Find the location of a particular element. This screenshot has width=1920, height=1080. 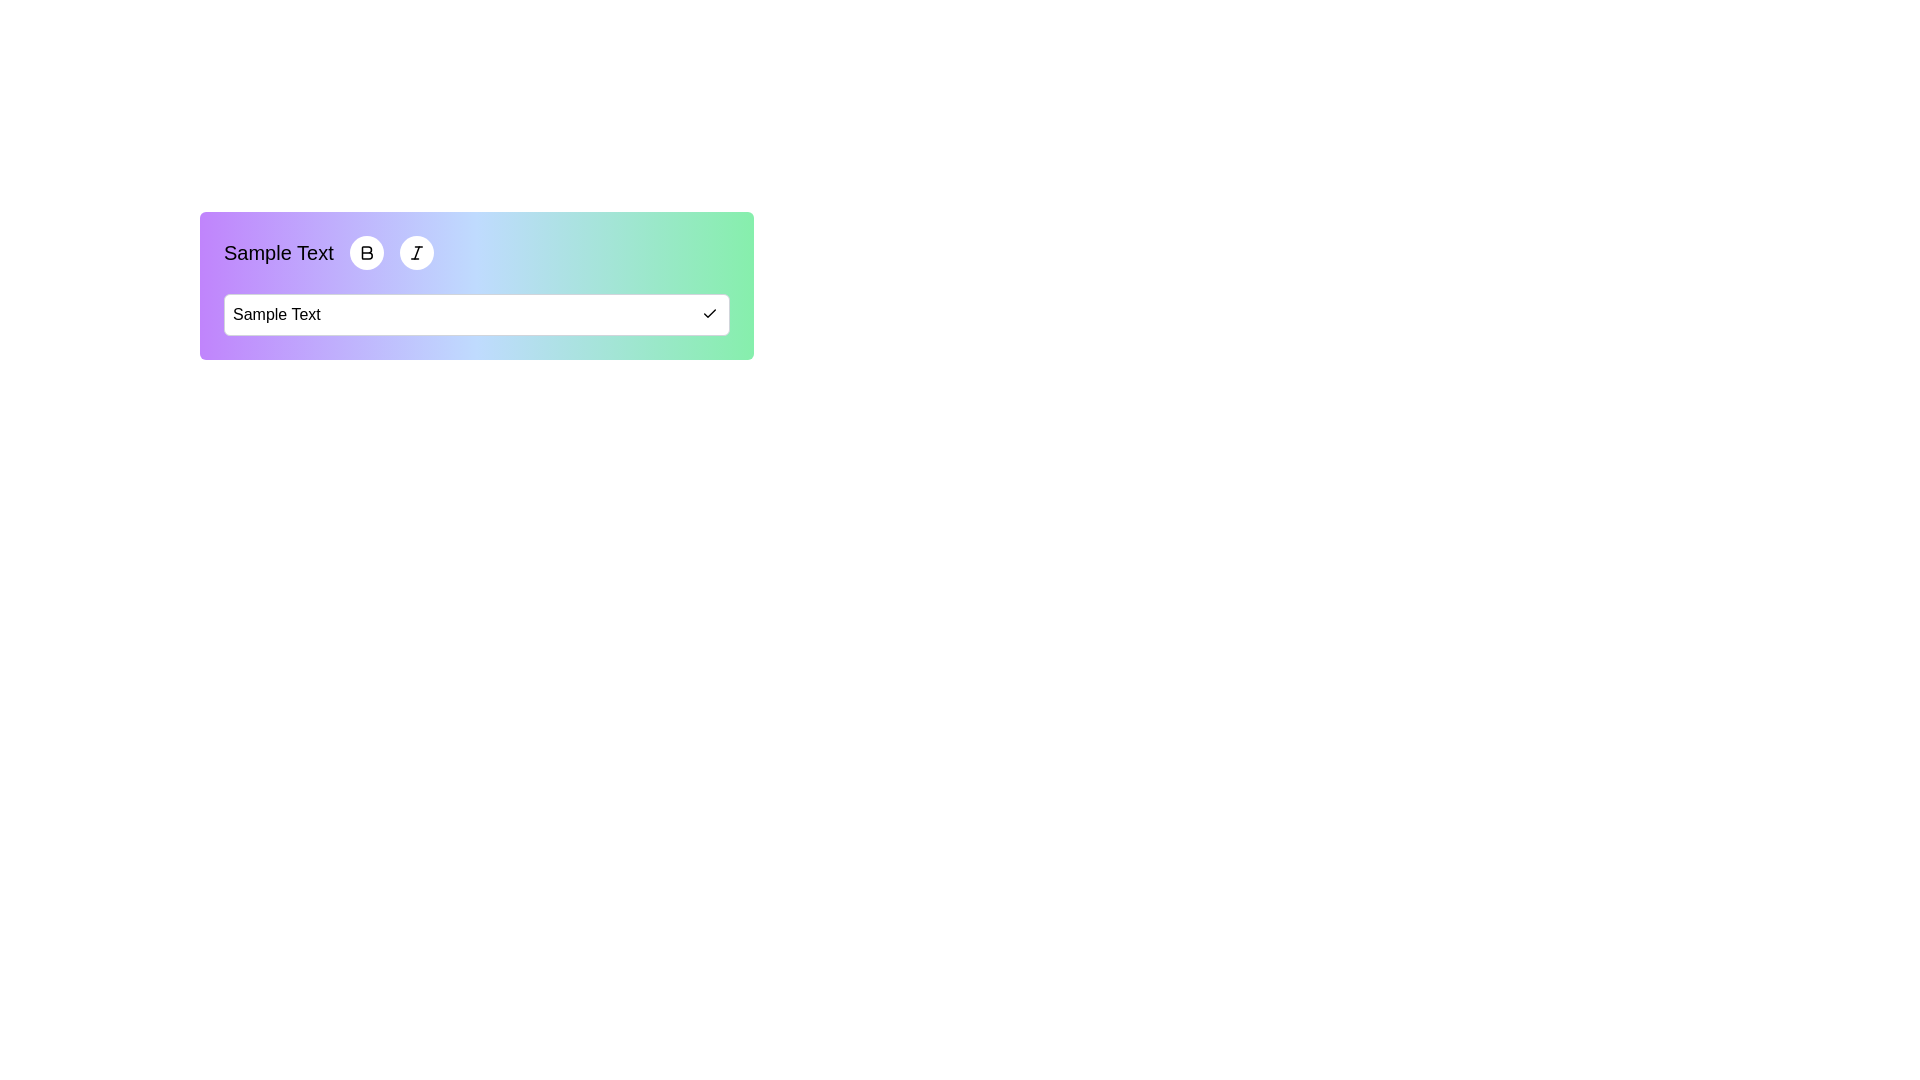

the circular button with a white background and black italicized 'I' text to apply italic formatting is located at coordinates (415, 252).